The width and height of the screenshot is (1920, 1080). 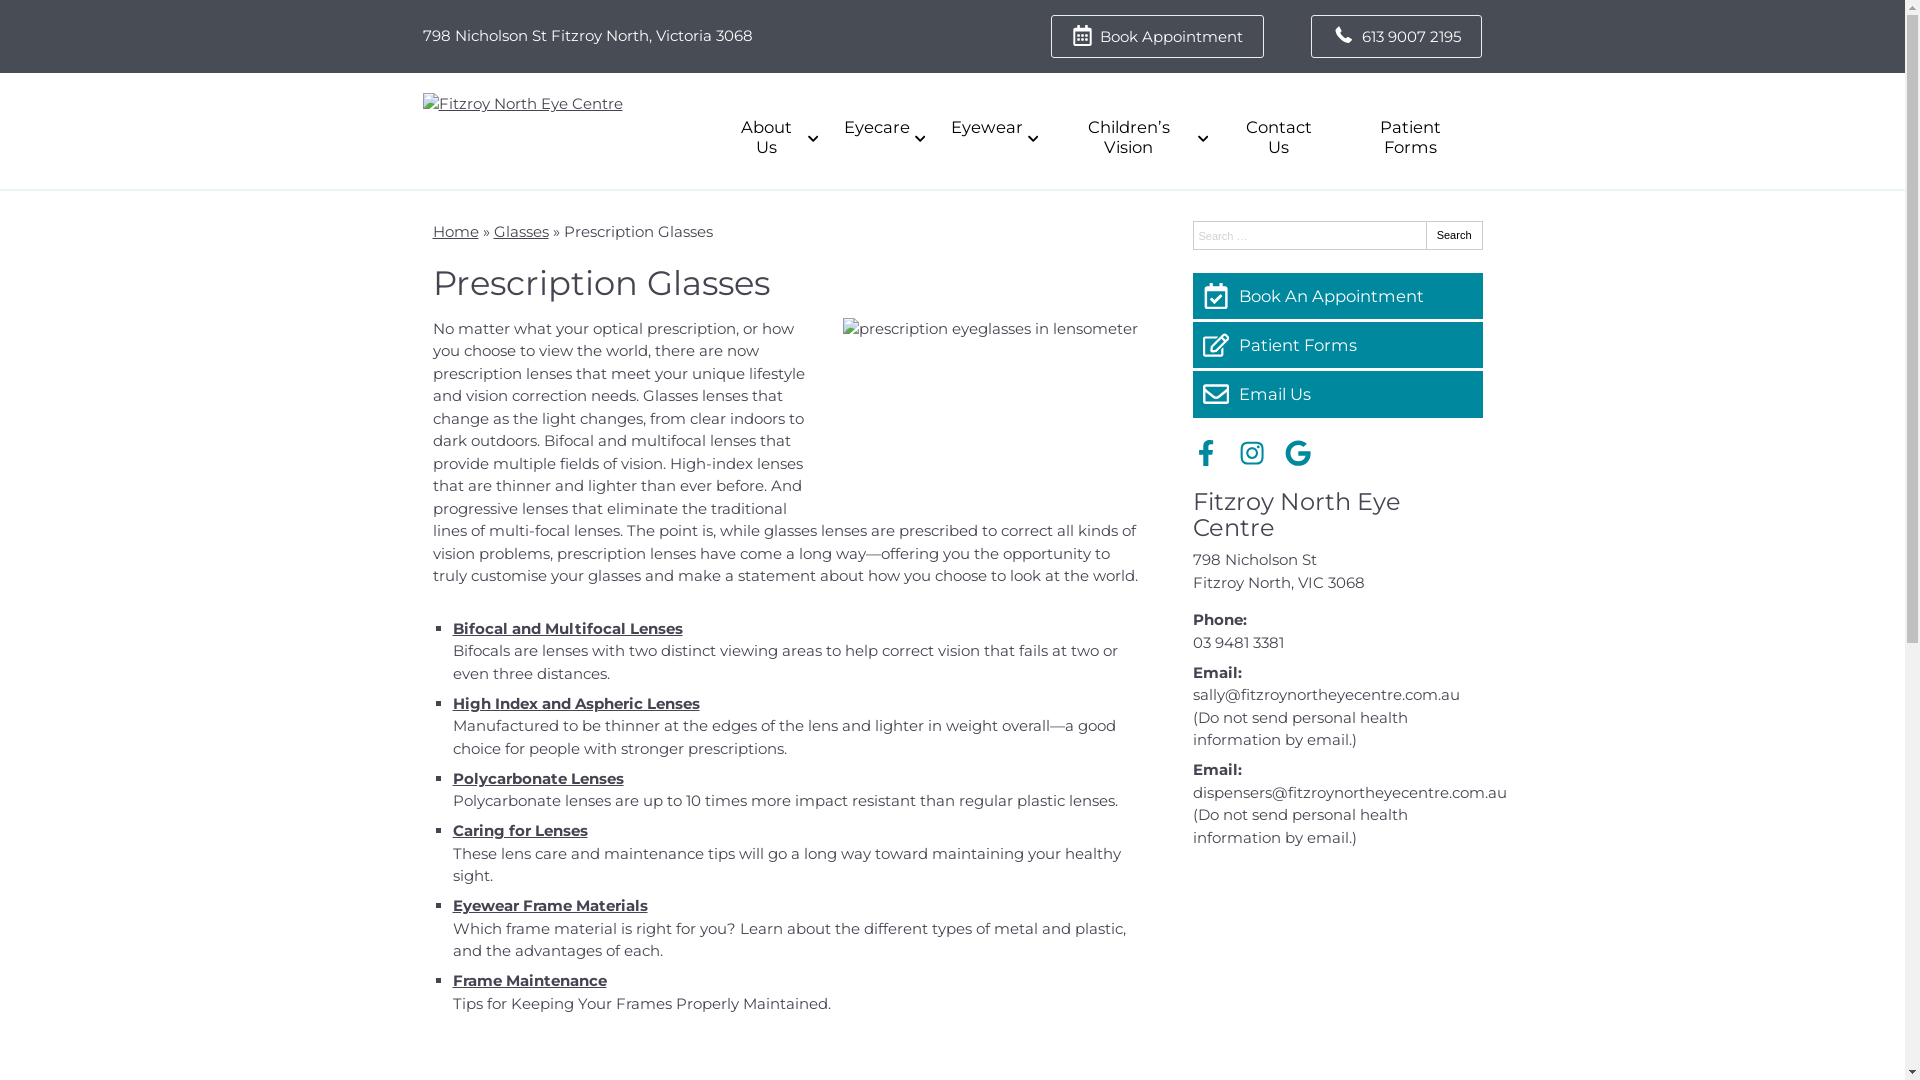 I want to click on 'Search', so click(x=1424, y=234).